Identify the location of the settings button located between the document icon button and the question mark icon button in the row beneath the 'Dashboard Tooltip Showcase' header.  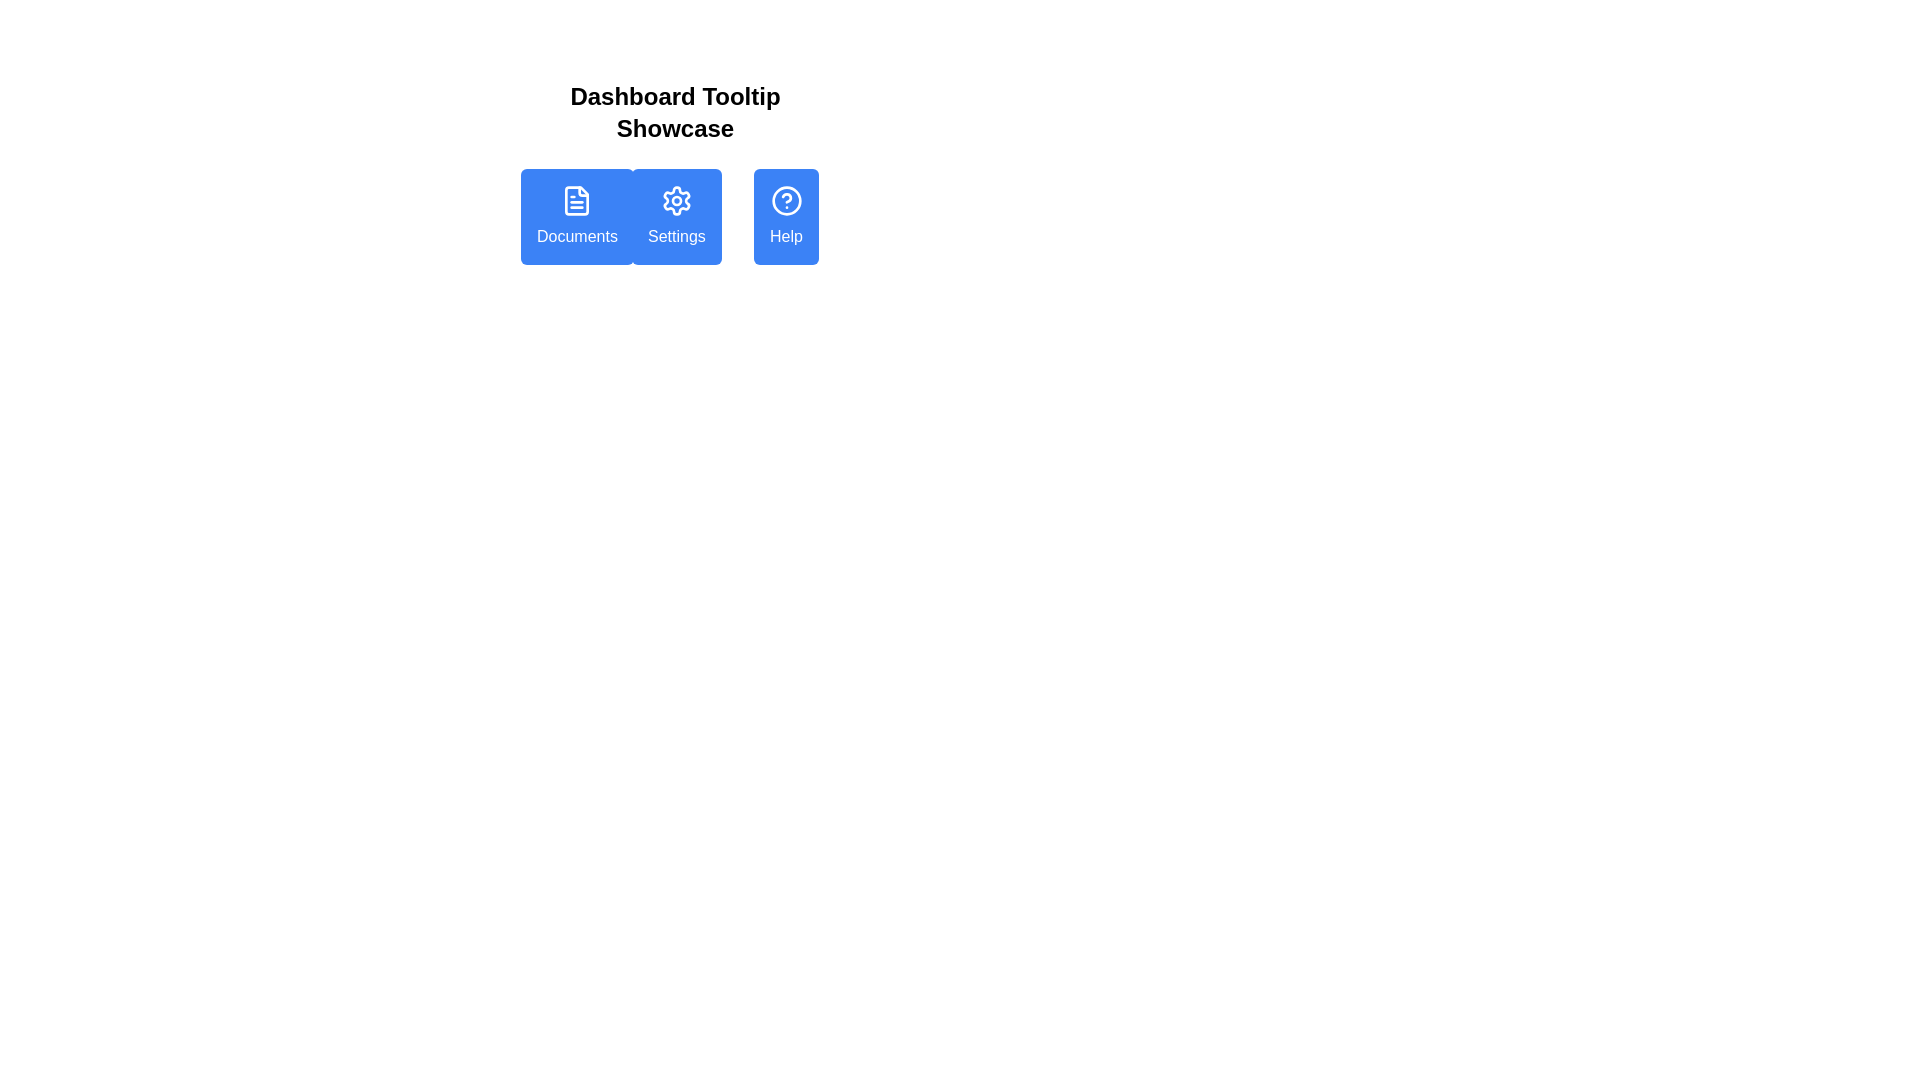
(675, 172).